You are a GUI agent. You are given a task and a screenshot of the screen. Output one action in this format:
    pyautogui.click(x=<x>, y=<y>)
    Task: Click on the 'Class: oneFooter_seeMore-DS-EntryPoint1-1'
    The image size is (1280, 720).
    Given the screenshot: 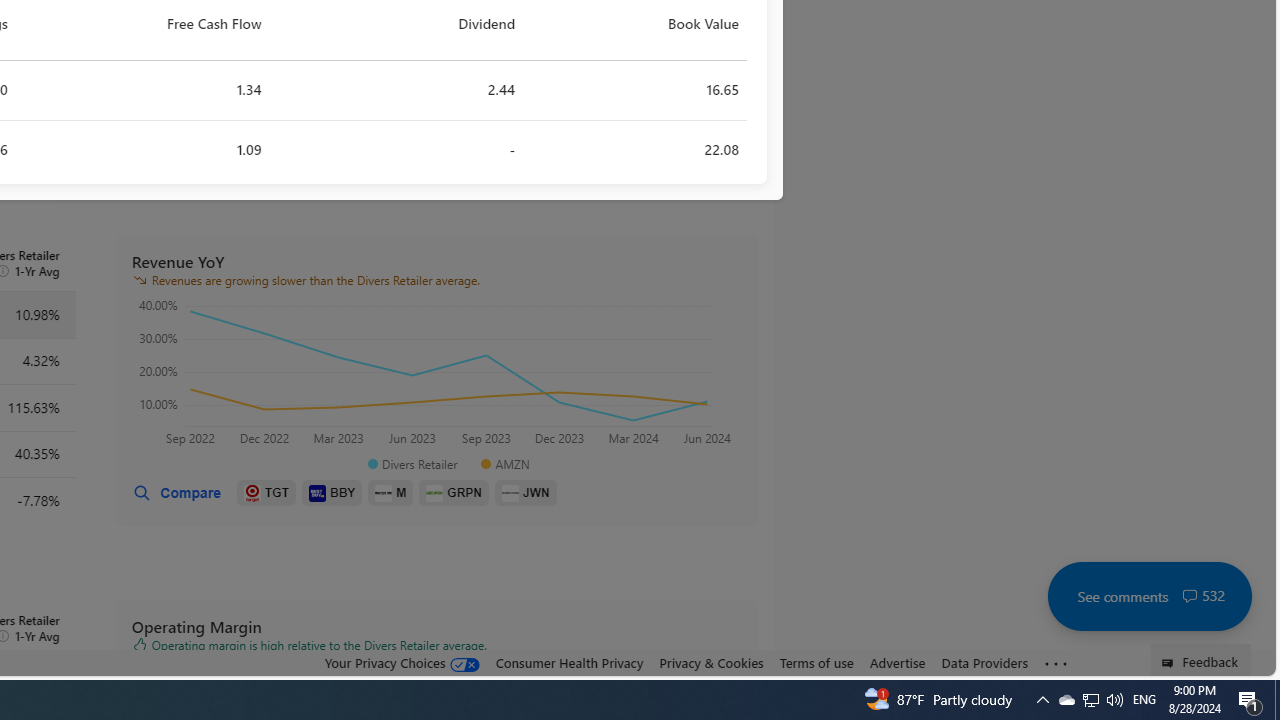 What is the action you would take?
    pyautogui.click(x=1055, y=663)
    